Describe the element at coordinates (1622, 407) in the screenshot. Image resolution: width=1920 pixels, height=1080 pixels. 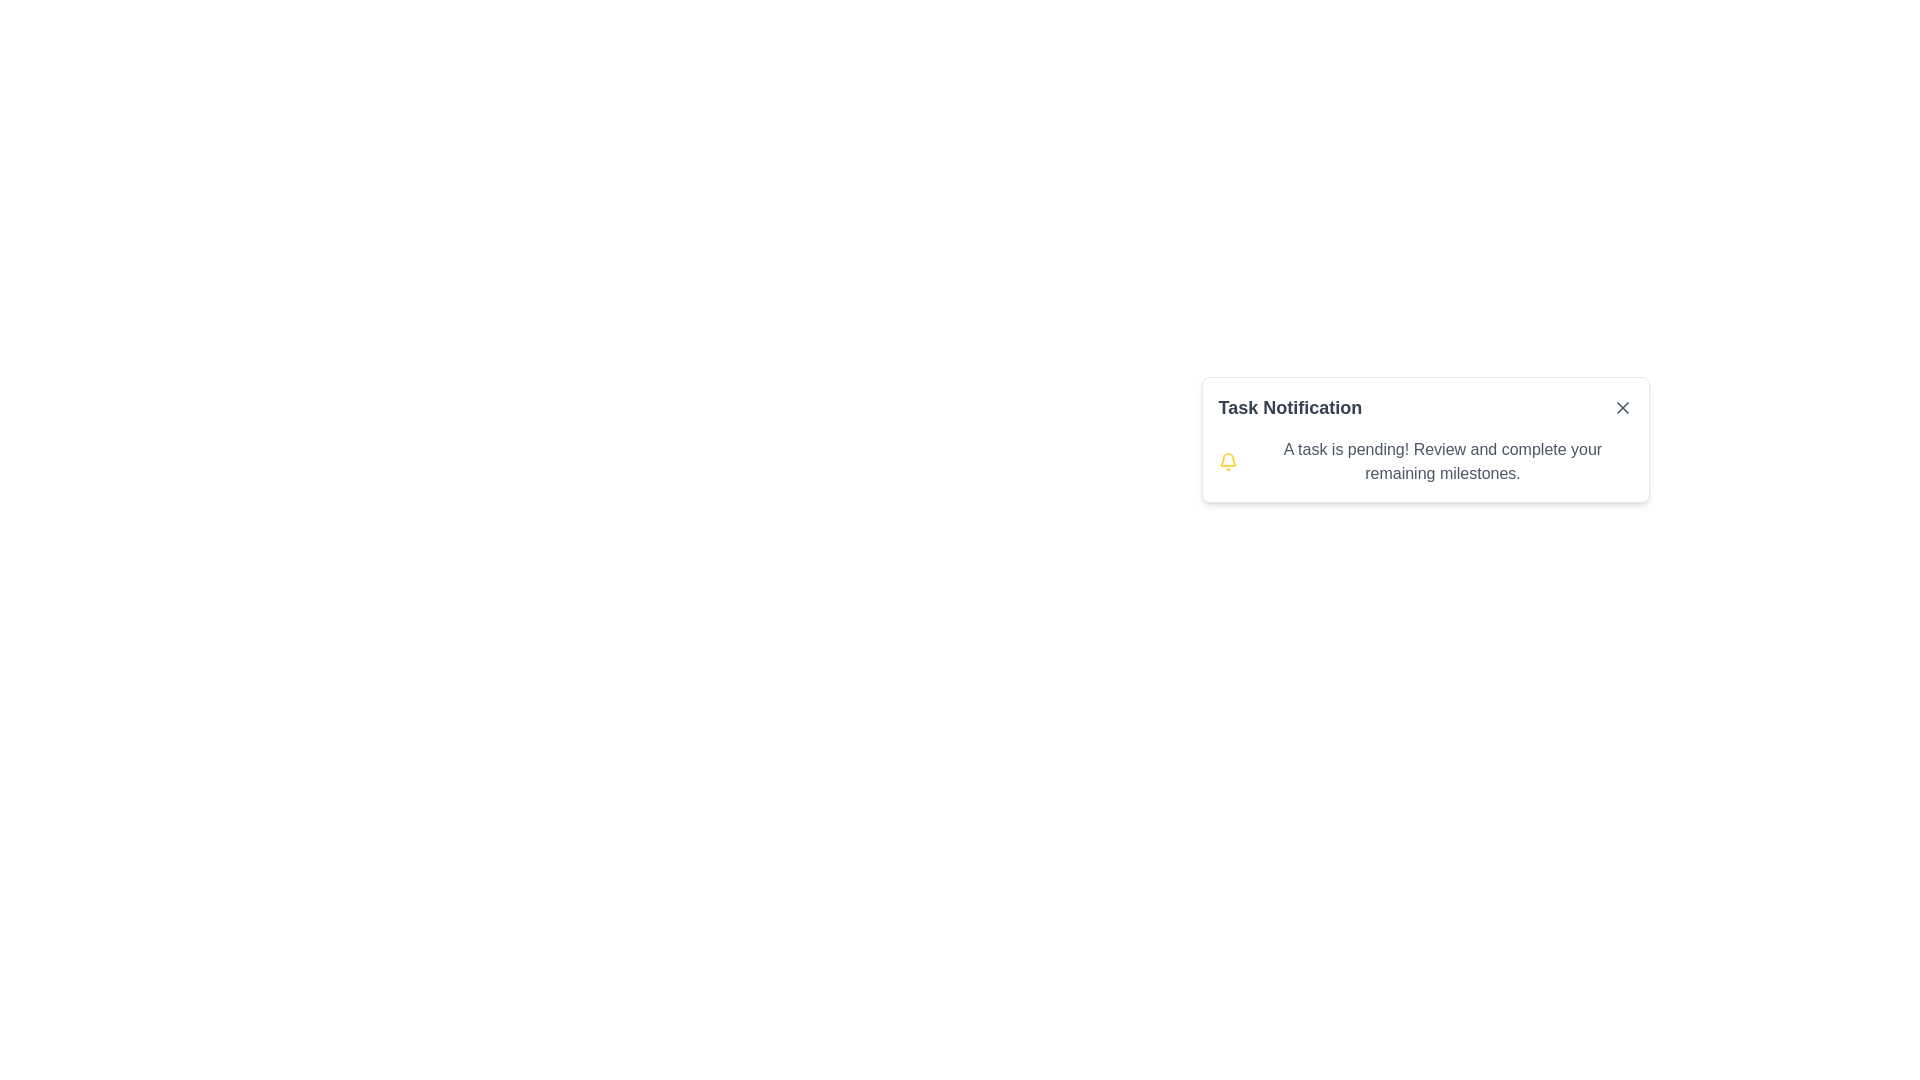
I see `the close button with a gray cross icon located at the top-right corner of the 'Task Notification' card` at that location.